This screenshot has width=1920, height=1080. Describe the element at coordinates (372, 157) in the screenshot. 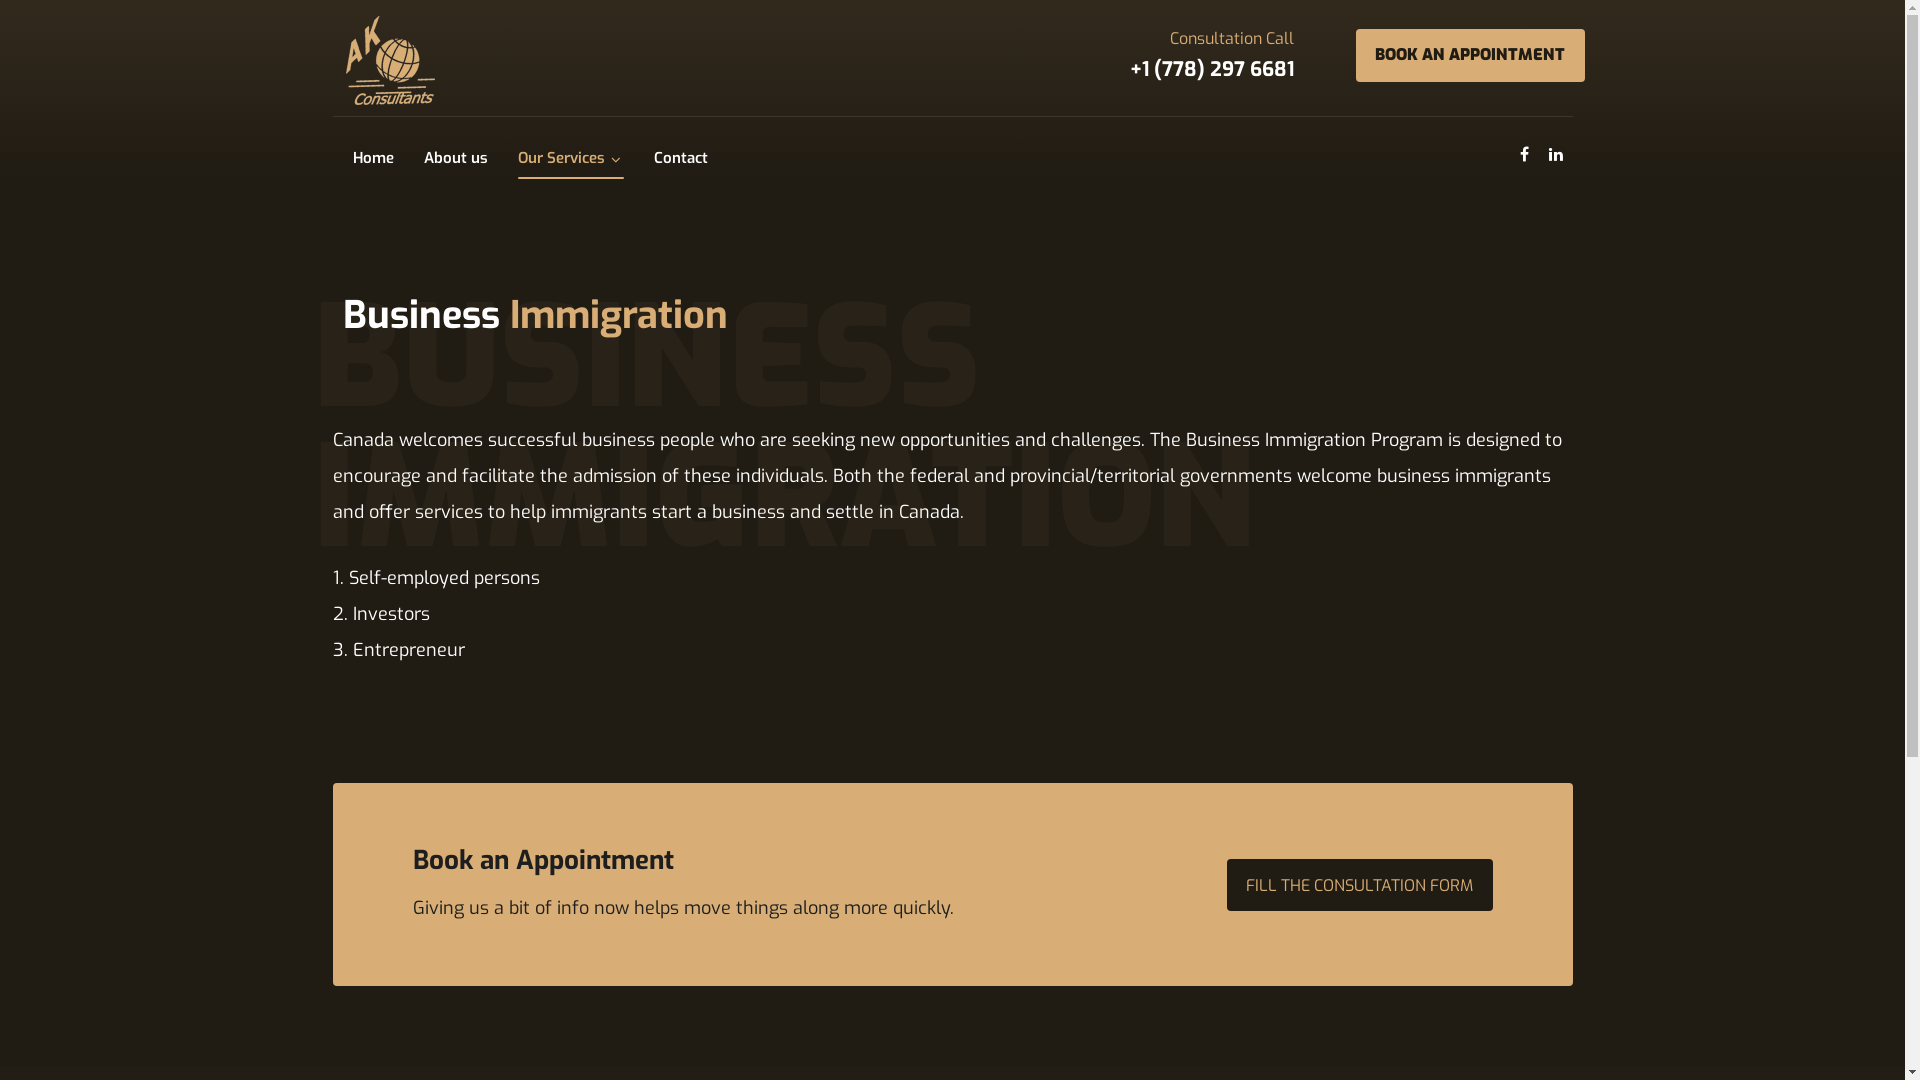

I see `'Home'` at that location.